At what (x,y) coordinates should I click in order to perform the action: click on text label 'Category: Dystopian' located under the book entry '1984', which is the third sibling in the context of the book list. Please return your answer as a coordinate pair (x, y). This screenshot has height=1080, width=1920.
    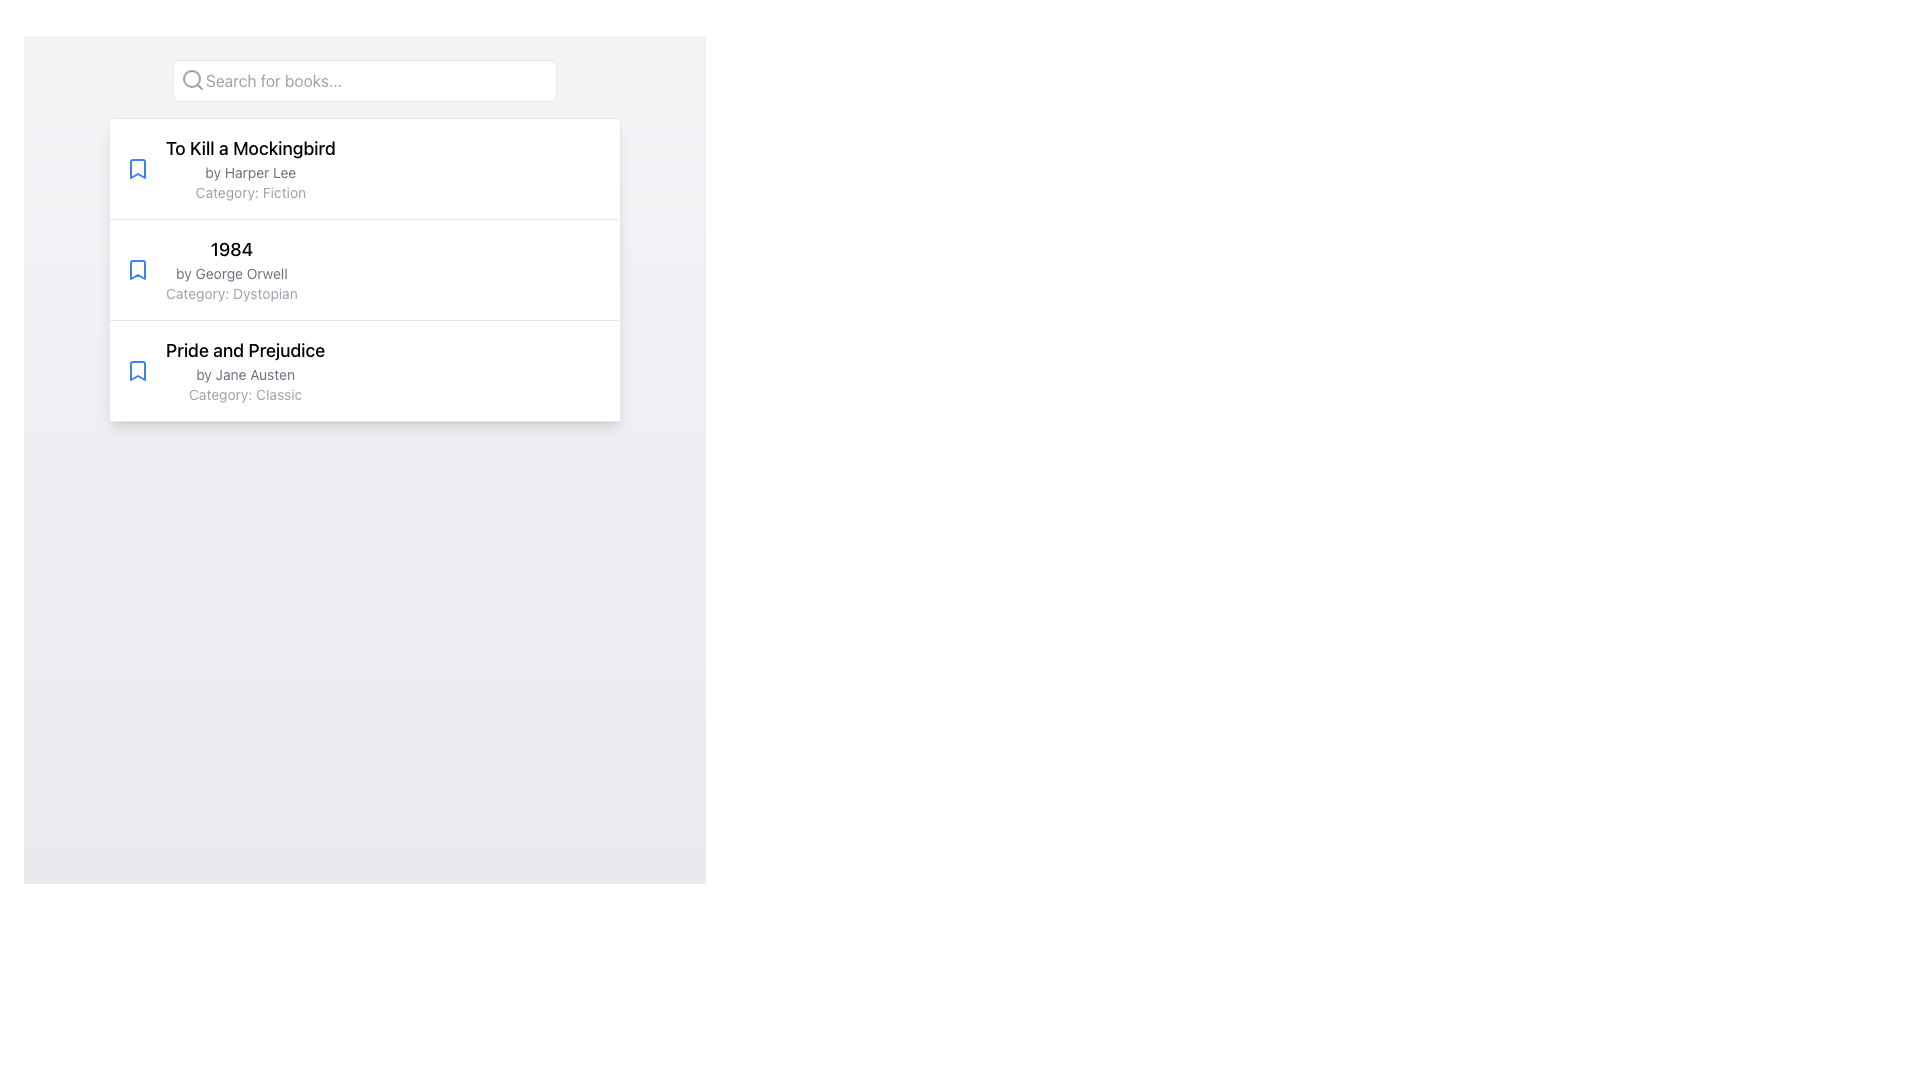
    Looking at the image, I should click on (231, 293).